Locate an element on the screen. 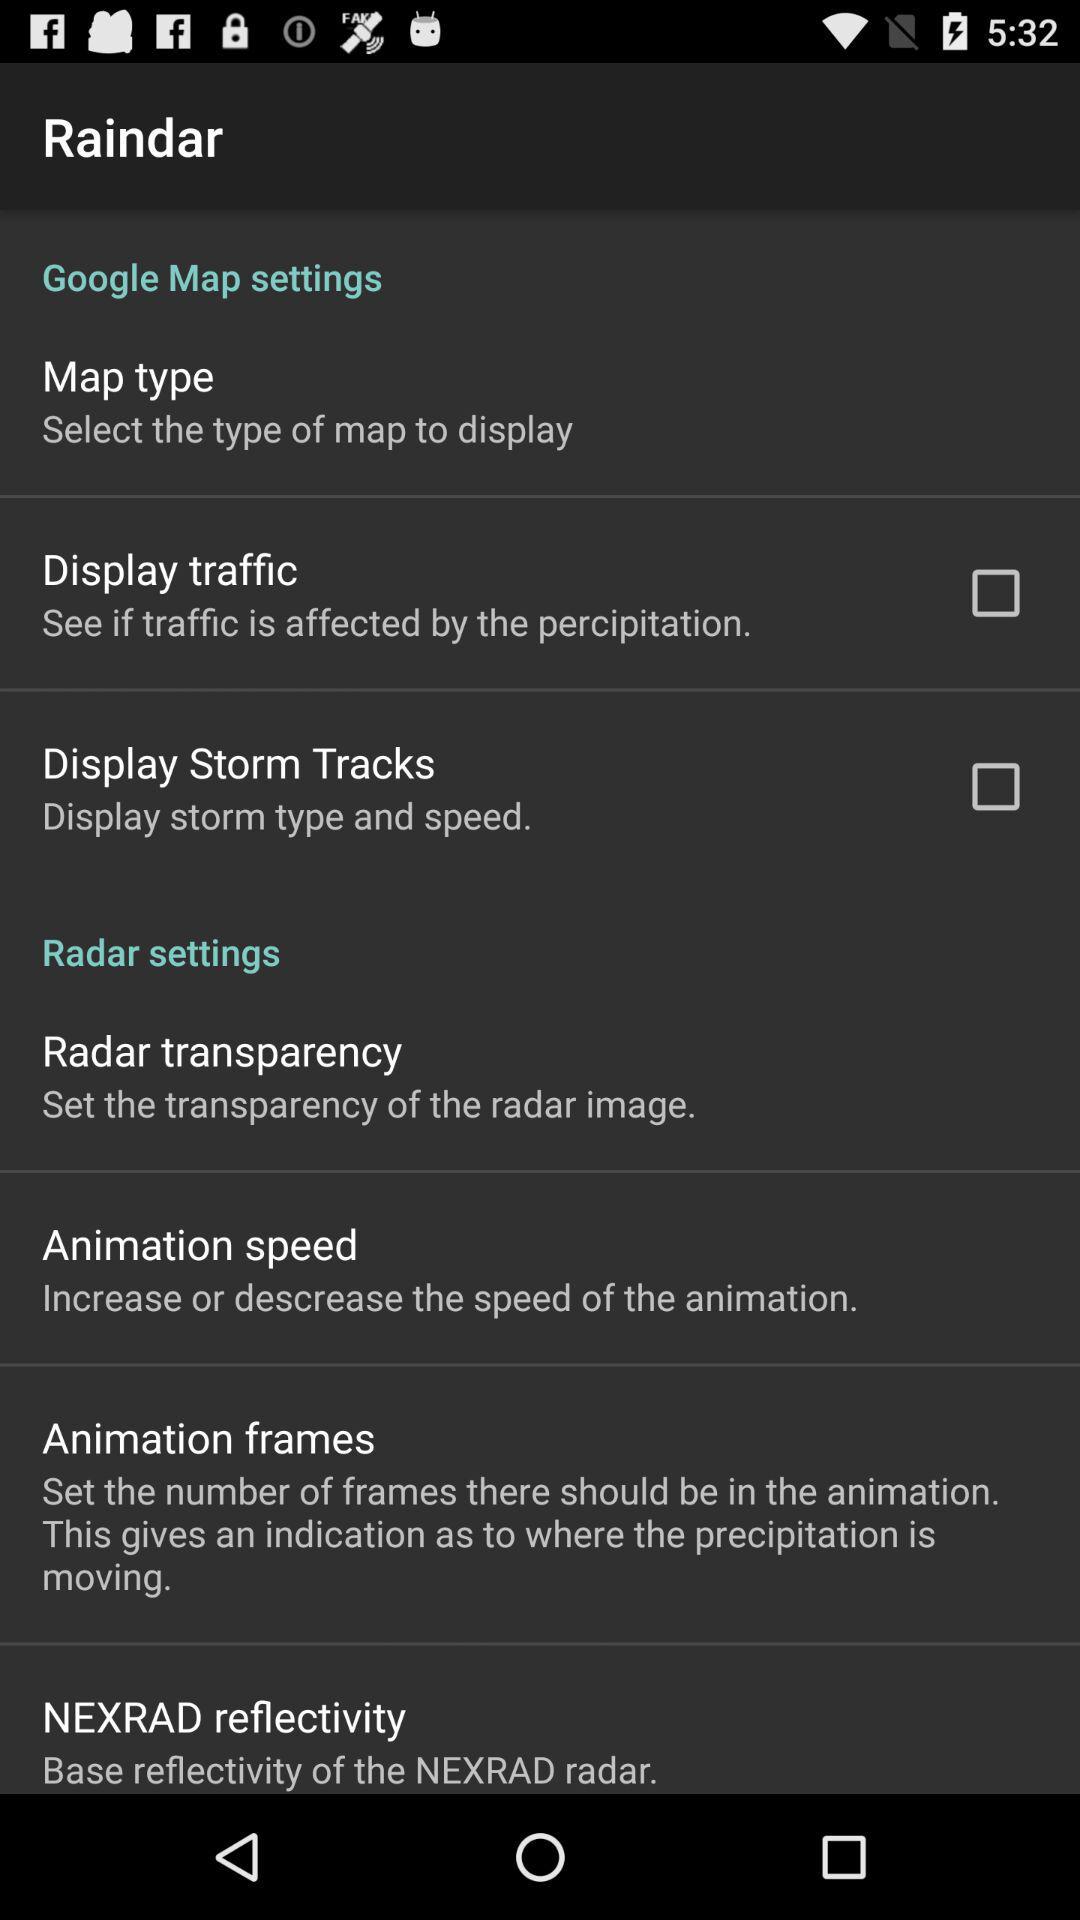 The width and height of the screenshot is (1080, 1920). item below display storm type is located at coordinates (540, 929).